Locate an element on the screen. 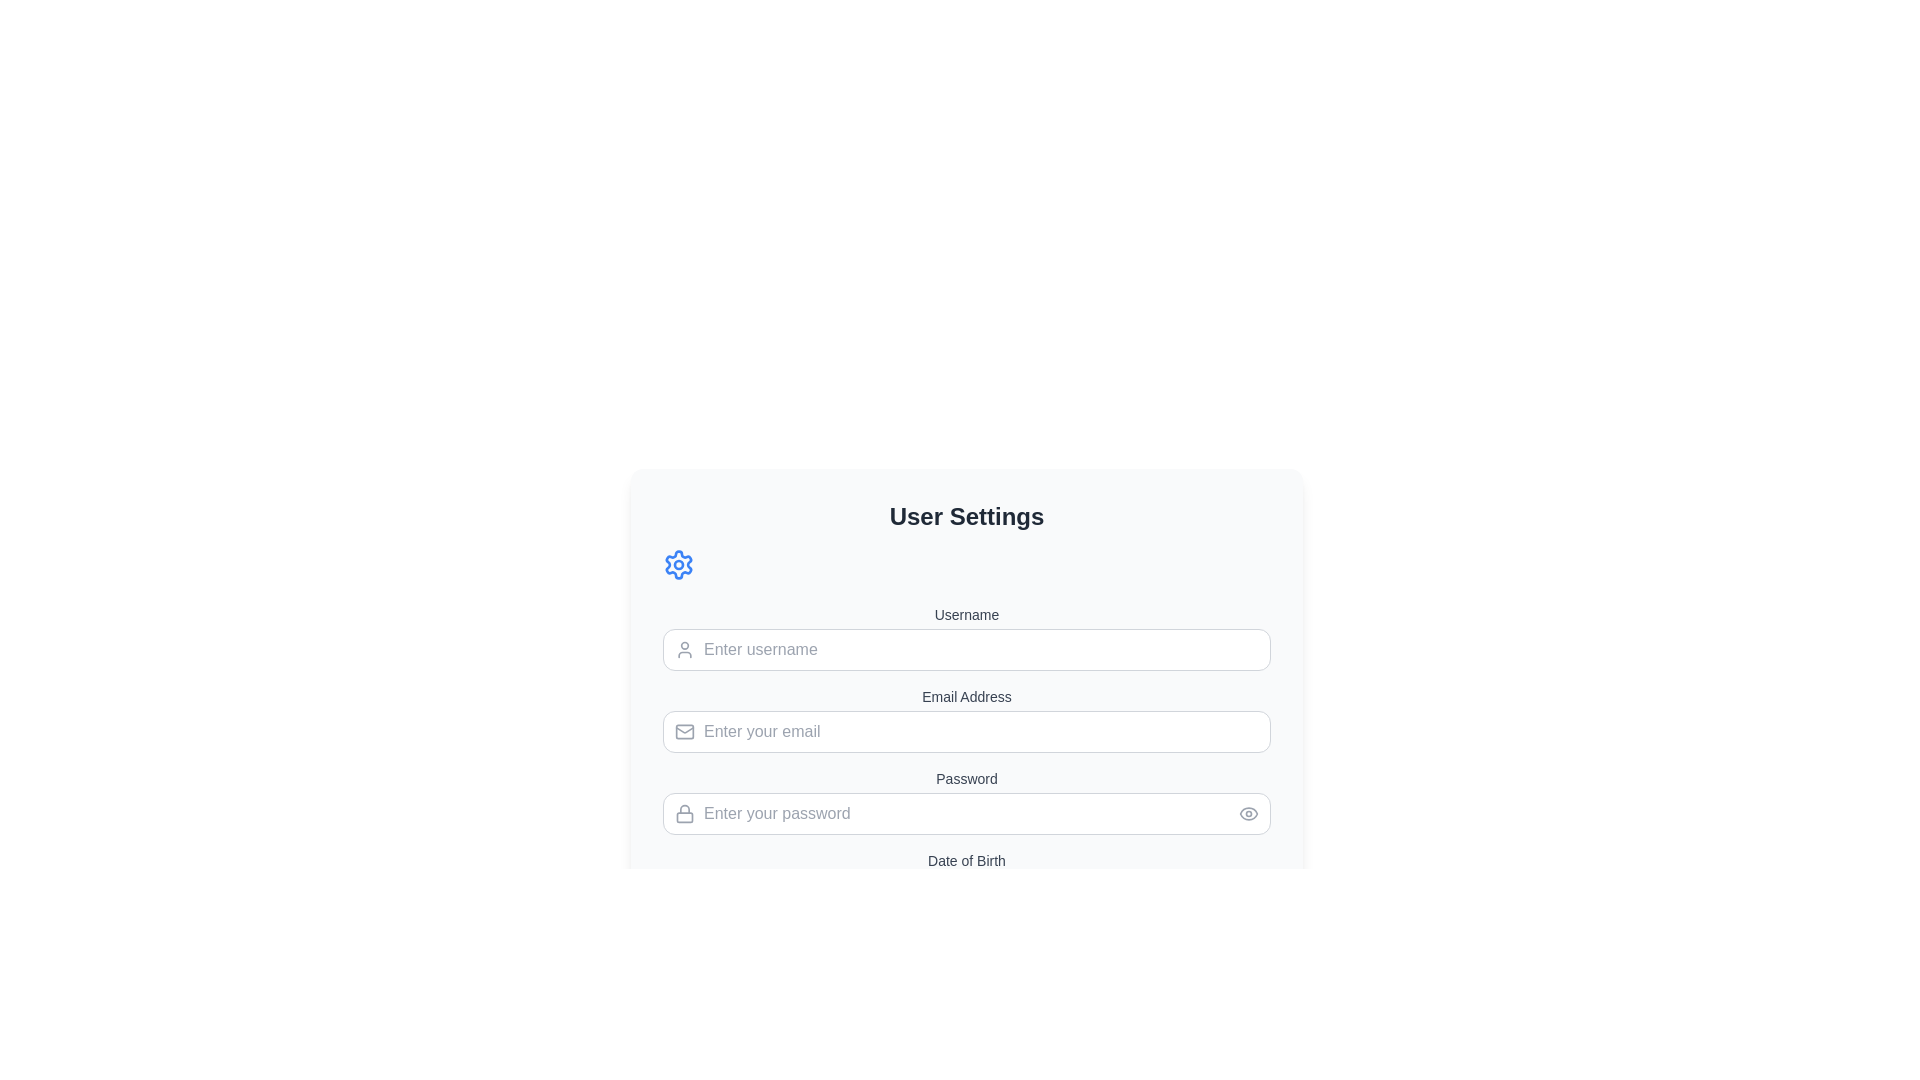 The image size is (1920, 1080). the password entry field by clicking the decorative lock icon is located at coordinates (685, 813).